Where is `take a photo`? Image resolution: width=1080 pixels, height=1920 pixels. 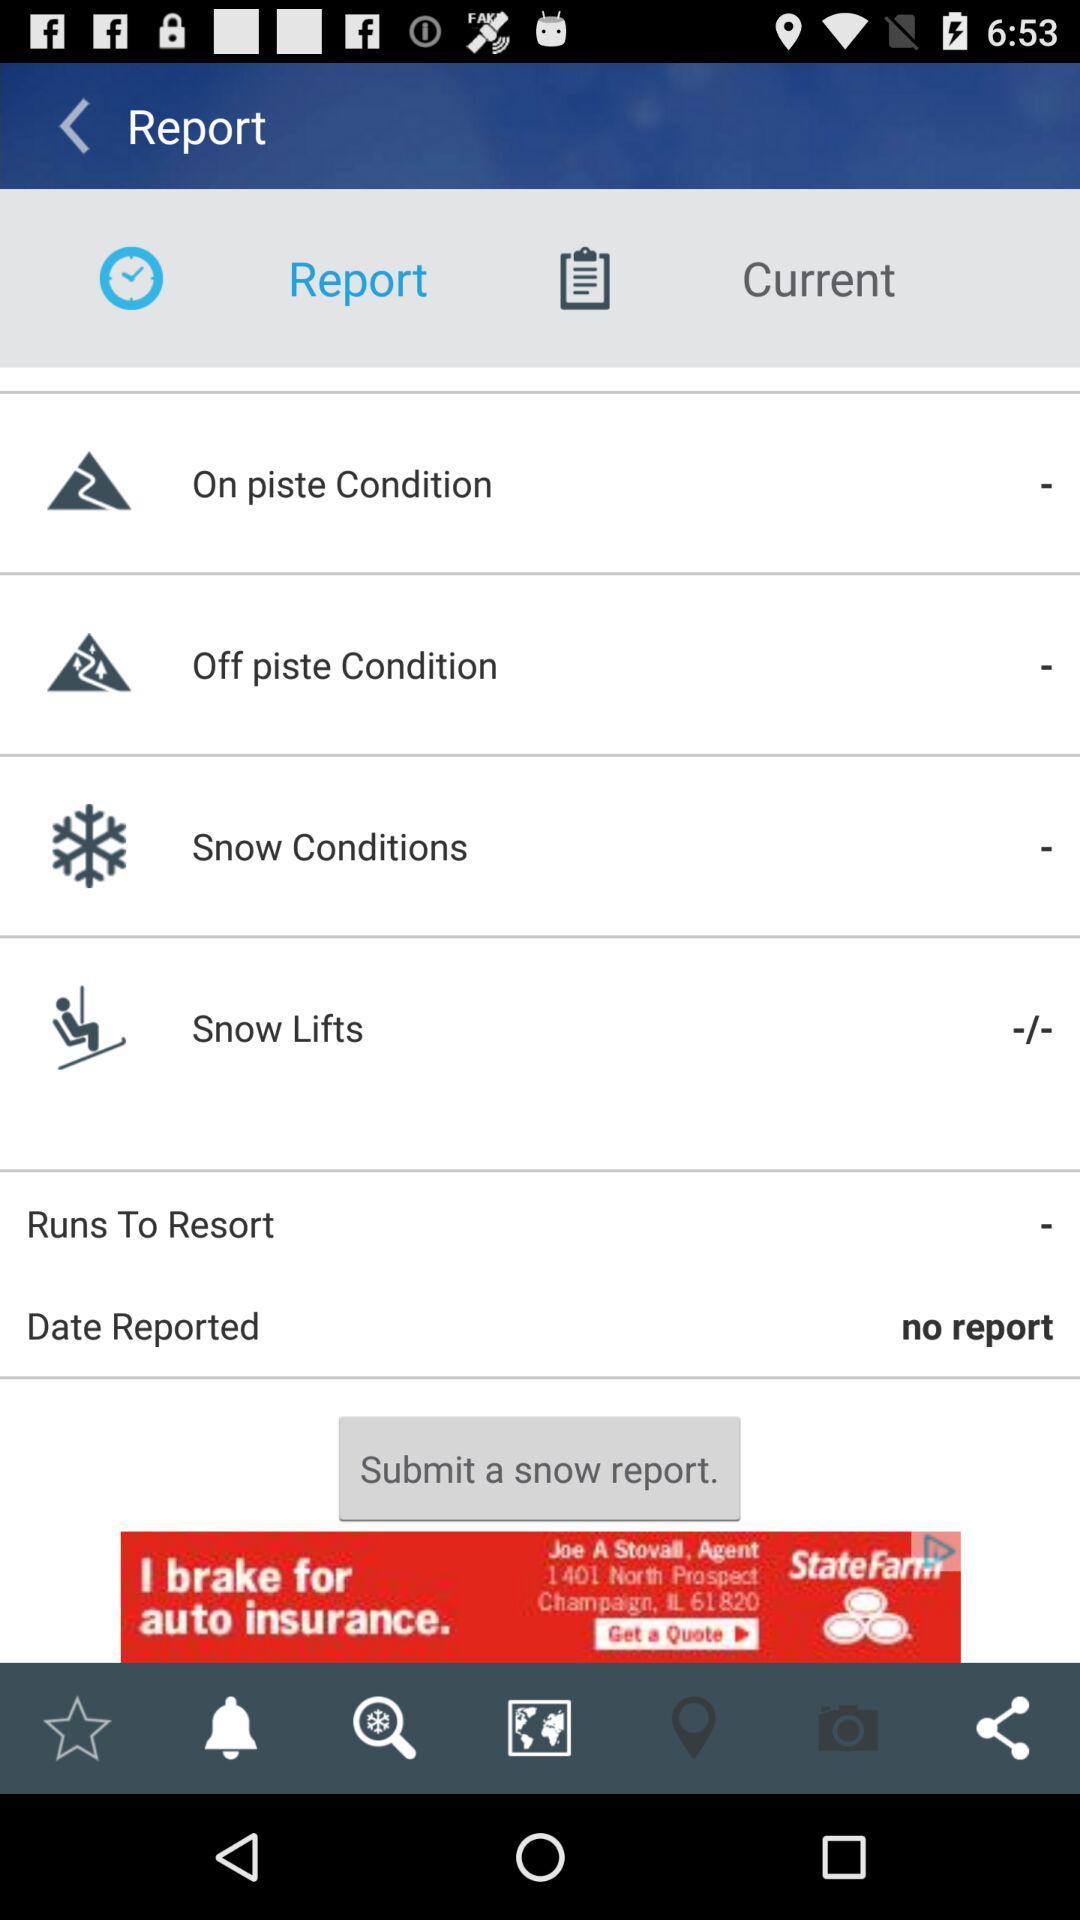
take a photo is located at coordinates (848, 1727).